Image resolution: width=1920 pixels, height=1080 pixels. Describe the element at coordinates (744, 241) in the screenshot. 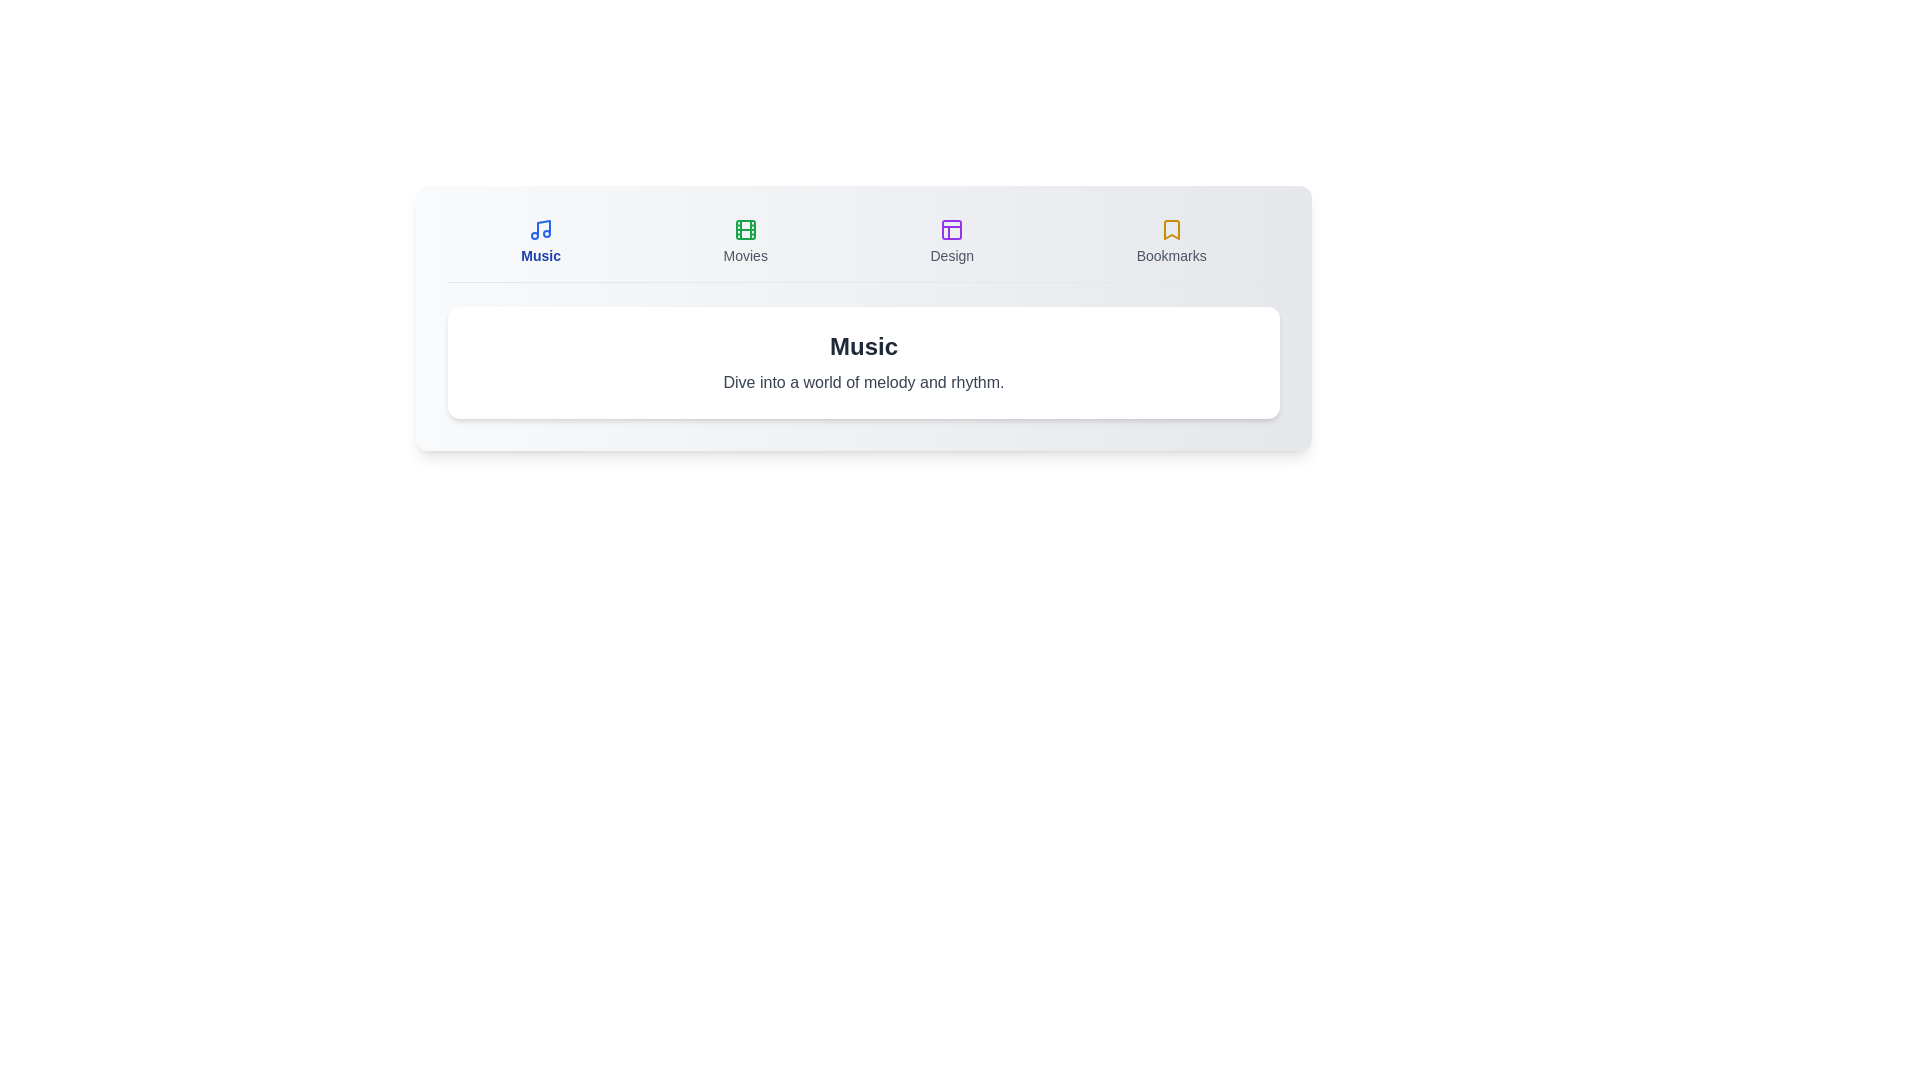

I see `the tab icon labeled Movies` at that location.